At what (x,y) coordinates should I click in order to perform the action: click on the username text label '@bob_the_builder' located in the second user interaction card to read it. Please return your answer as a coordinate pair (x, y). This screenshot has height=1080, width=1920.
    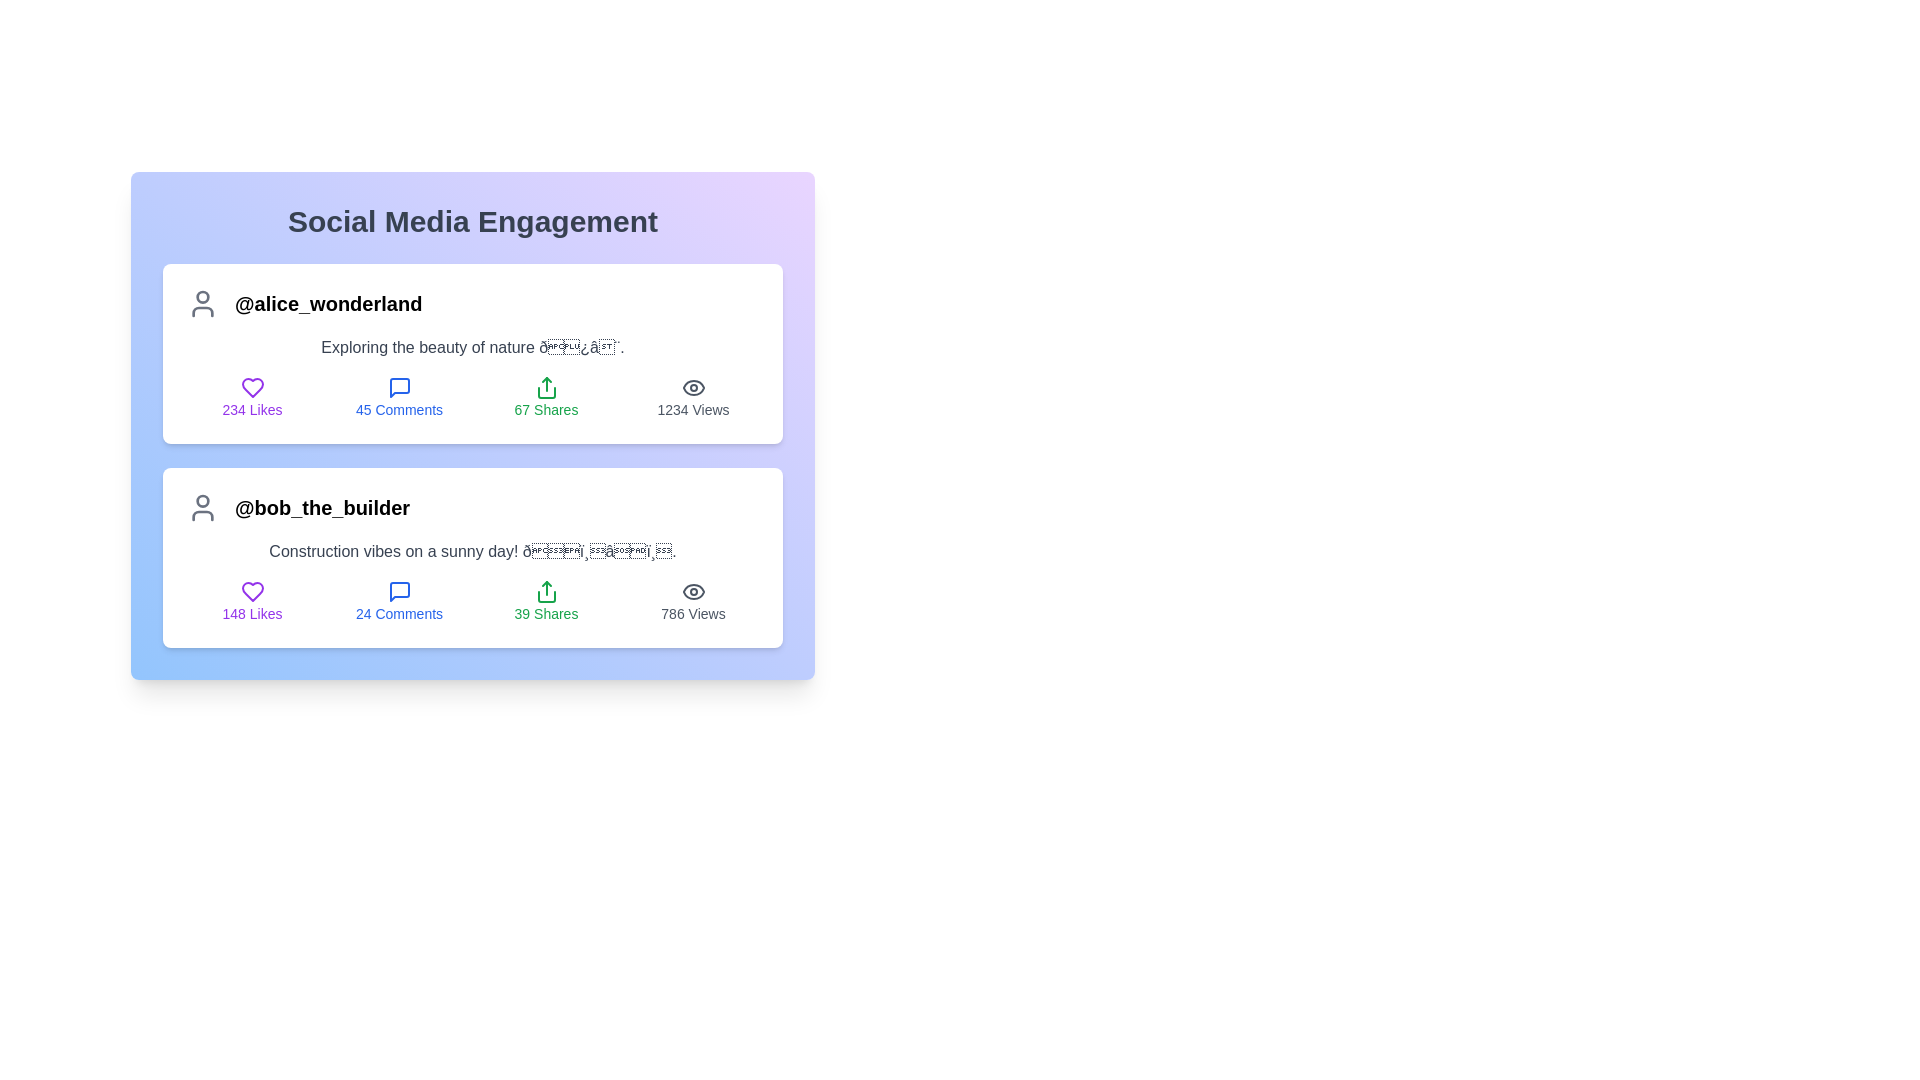
    Looking at the image, I should click on (322, 507).